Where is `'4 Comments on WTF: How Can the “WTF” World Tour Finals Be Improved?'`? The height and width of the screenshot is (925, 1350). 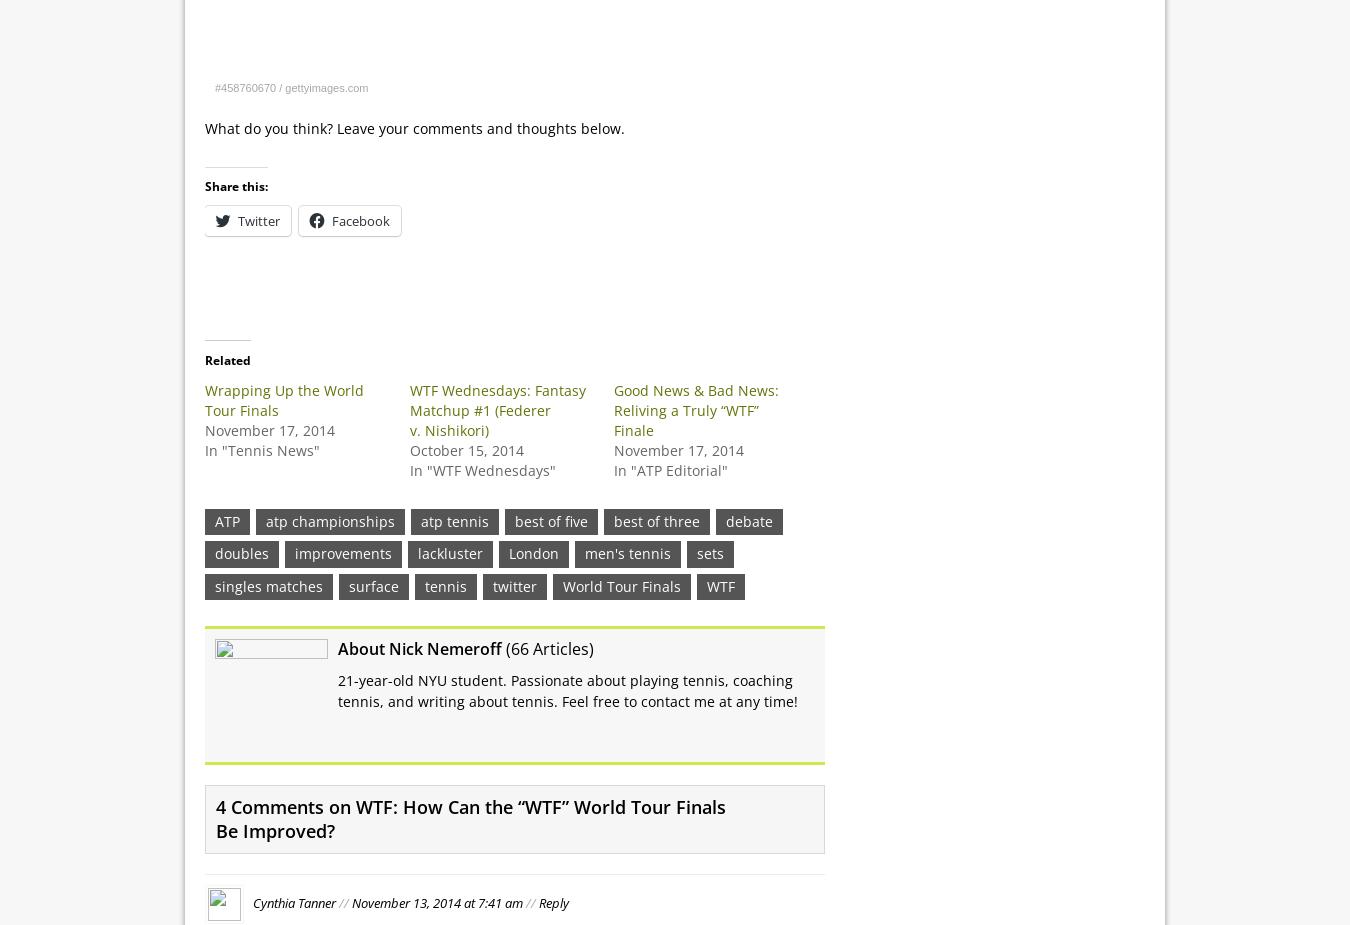 '4 Comments on WTF: How Can the “WTF” World Tour Finals Be Improved?' is located at coordinates (470, 818).